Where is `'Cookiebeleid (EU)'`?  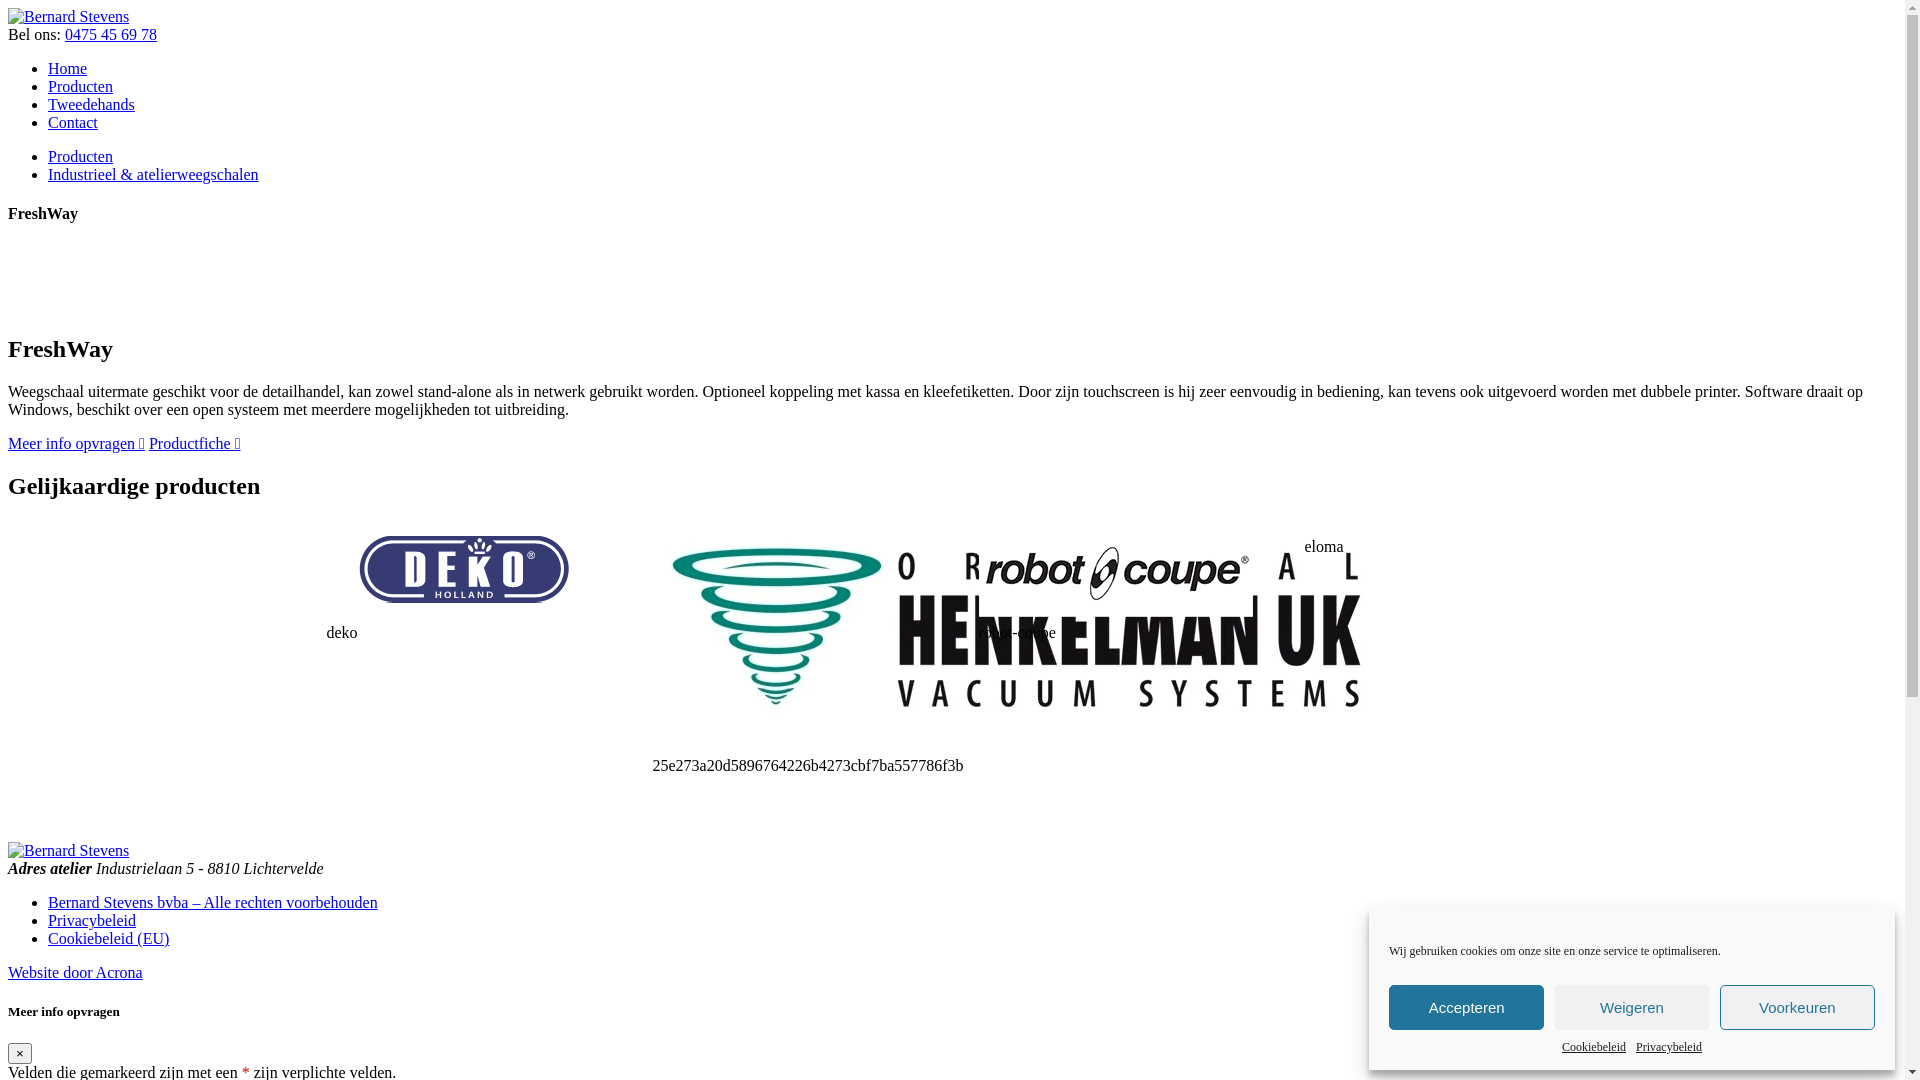
'Cookiebeleid (EU)' is located at coordinates (107, 938).